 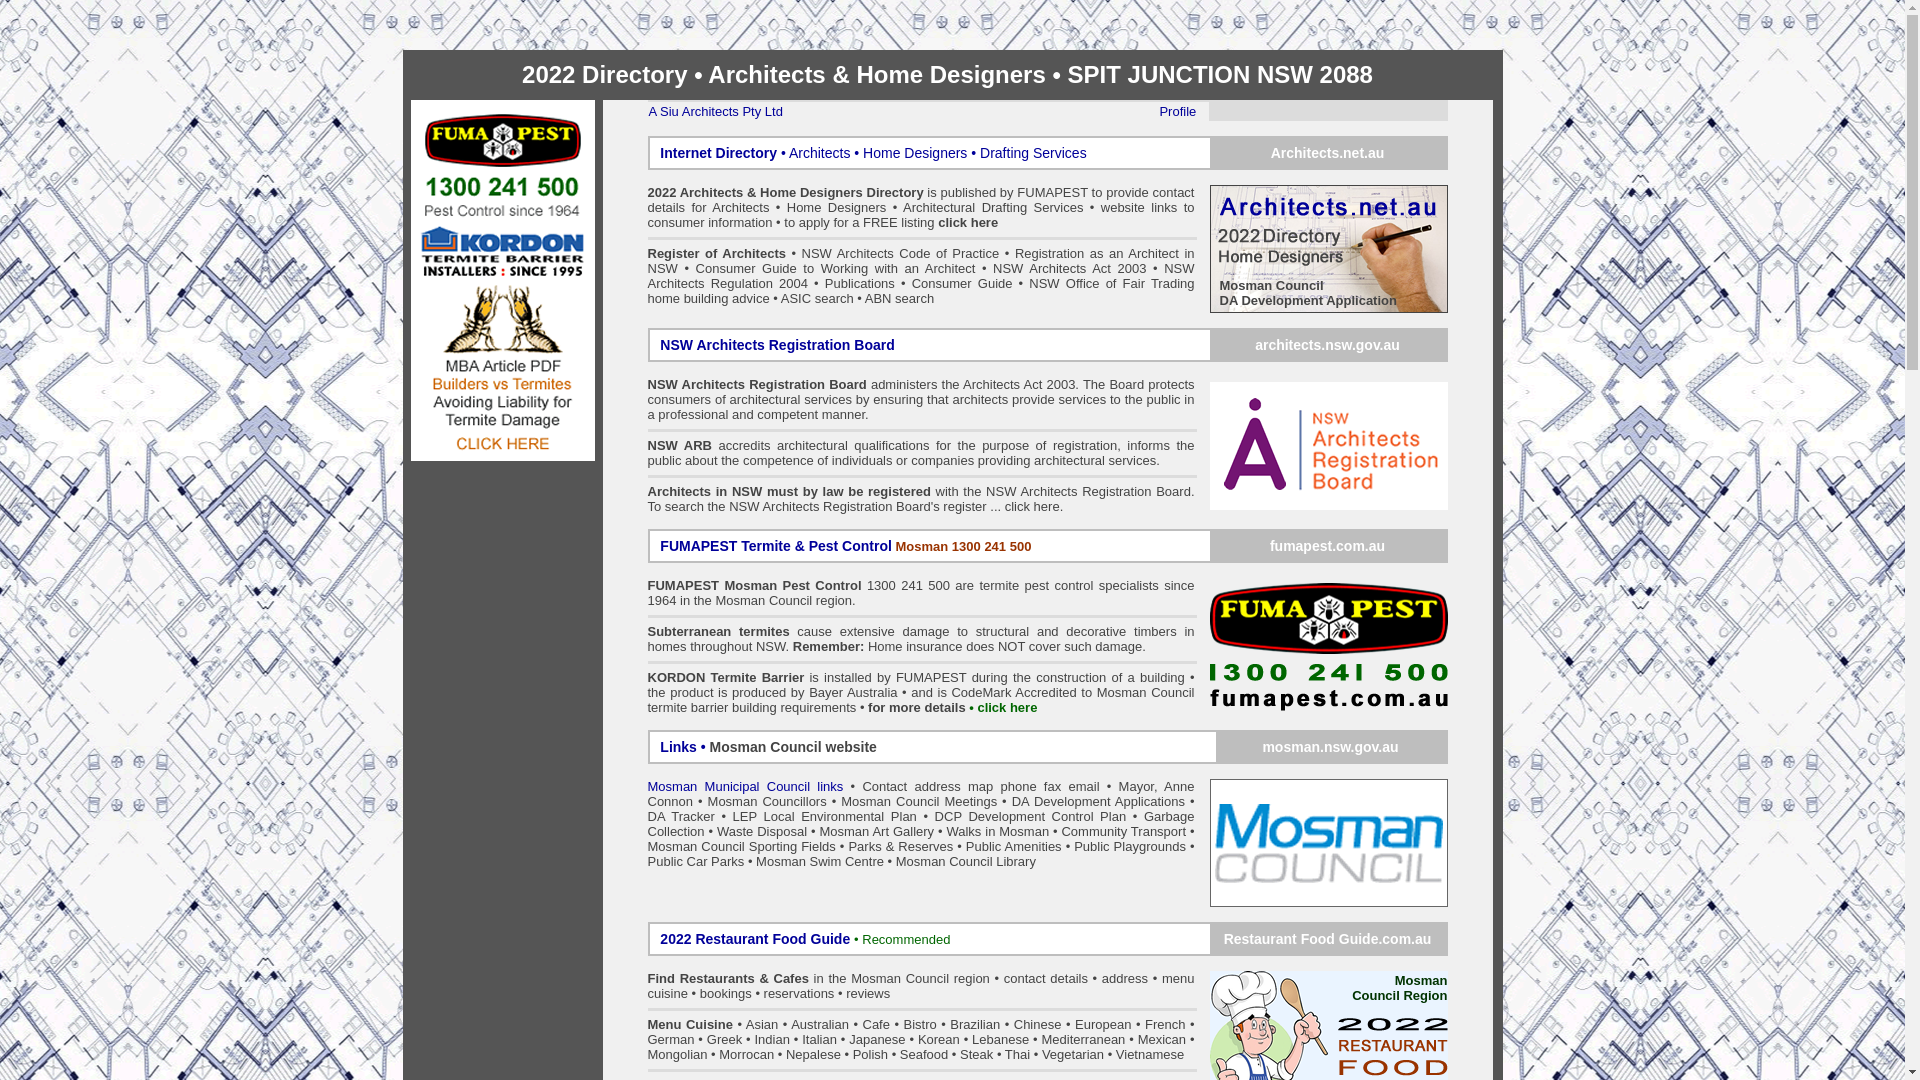 What do you see at coordinates (997, 831) in the screenshot?
I see `'Walks in Mosman'` at bounding box center [997, 831].